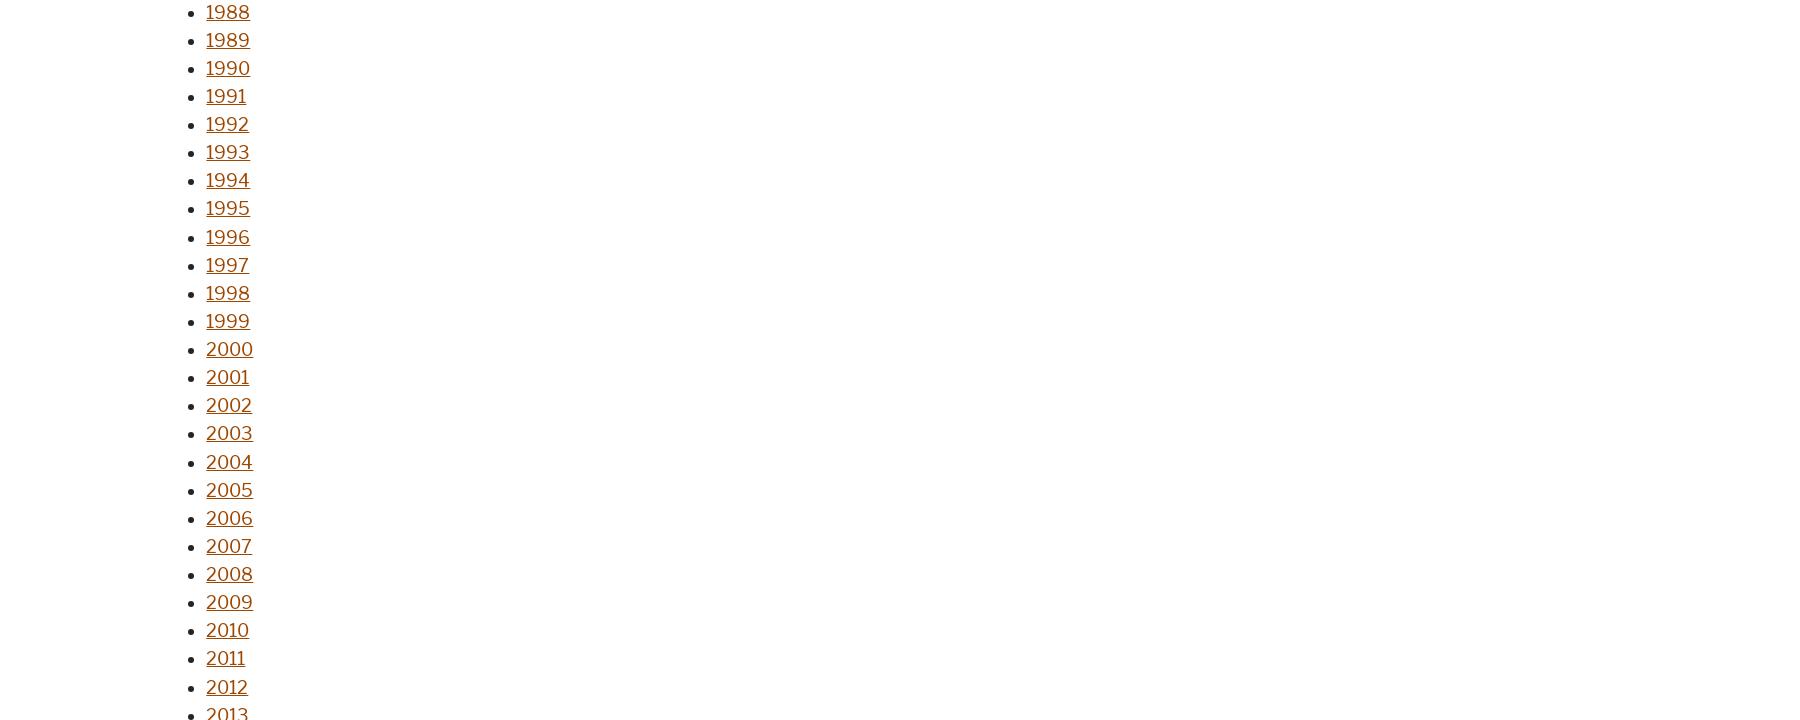 This screenshot has height=720, width=1800. Describe the element at coordinates (228, 574) in the screenshot. I see `'2008'` at that location.